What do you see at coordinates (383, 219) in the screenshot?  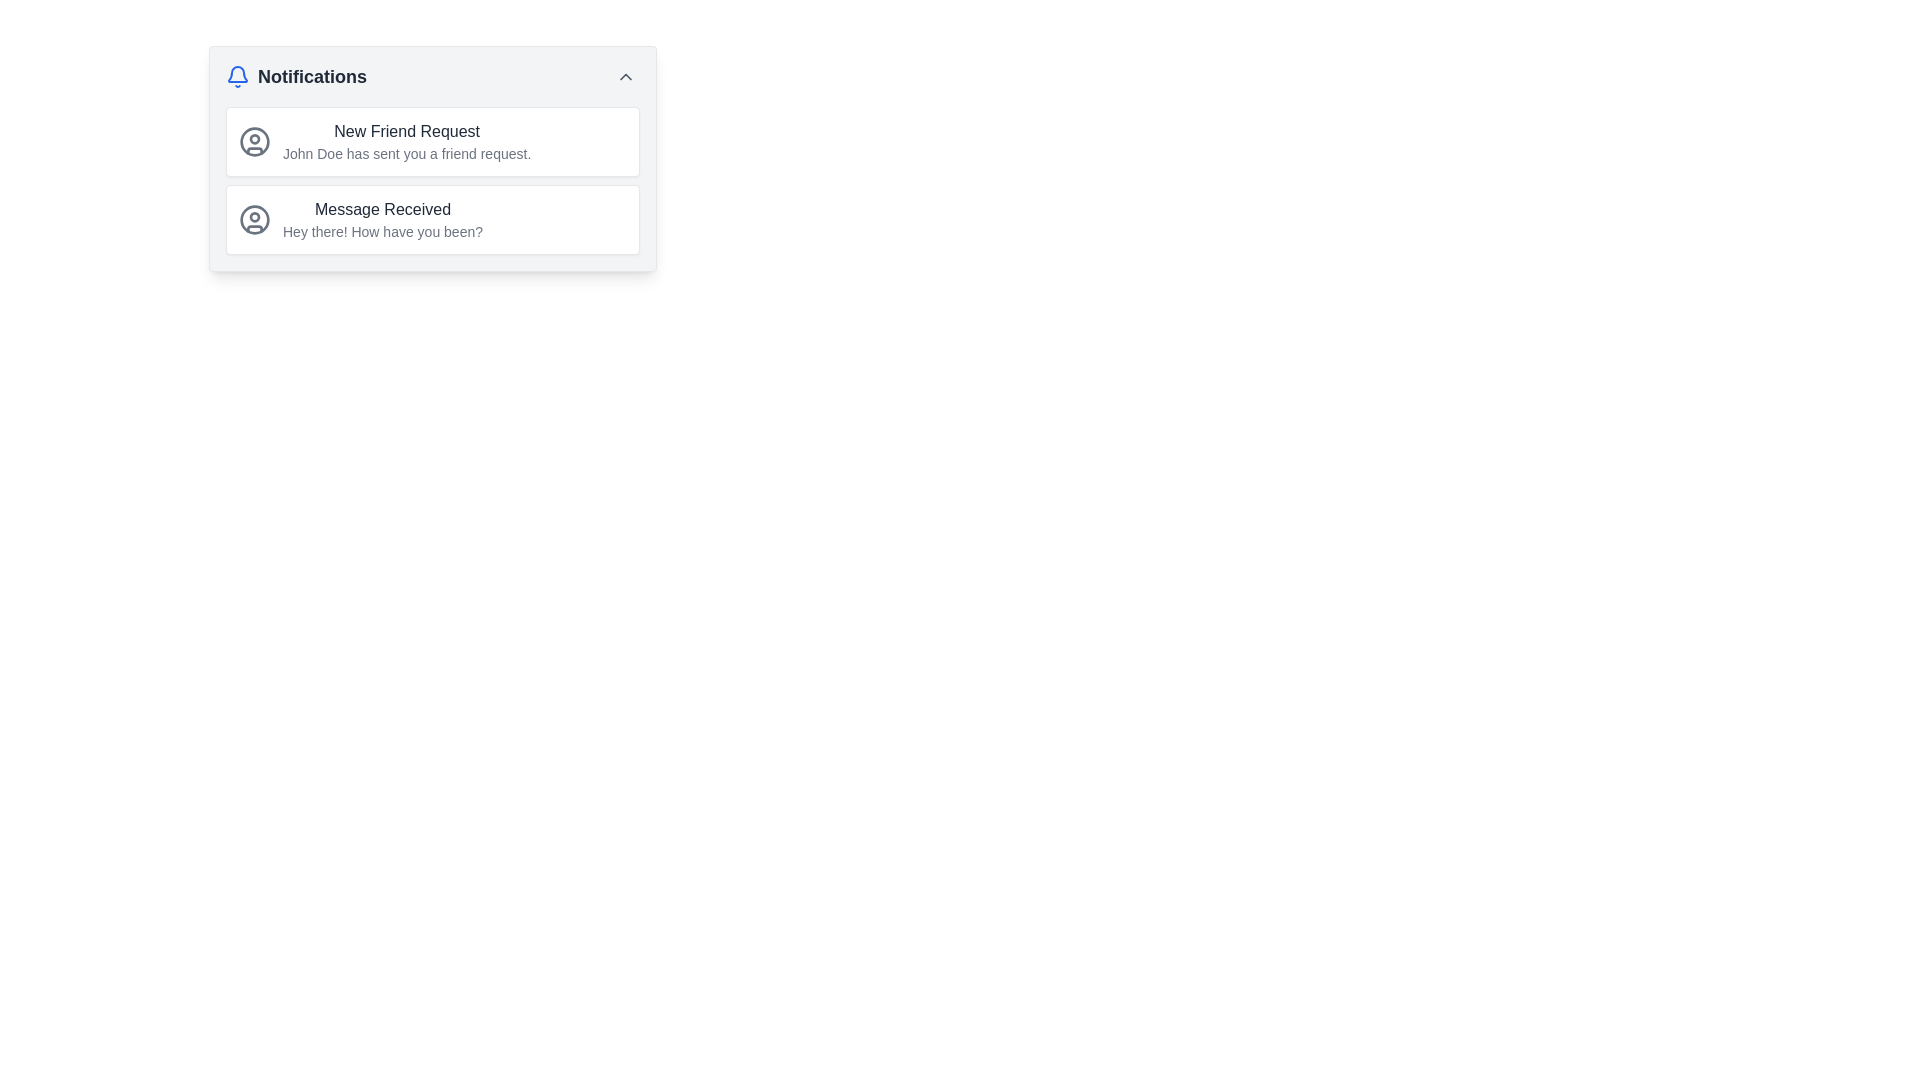 I see `the Text block that provides a message notification about a received message, located within the second notification entry under the 'Notifications' section` at bounding box center [383, 219].